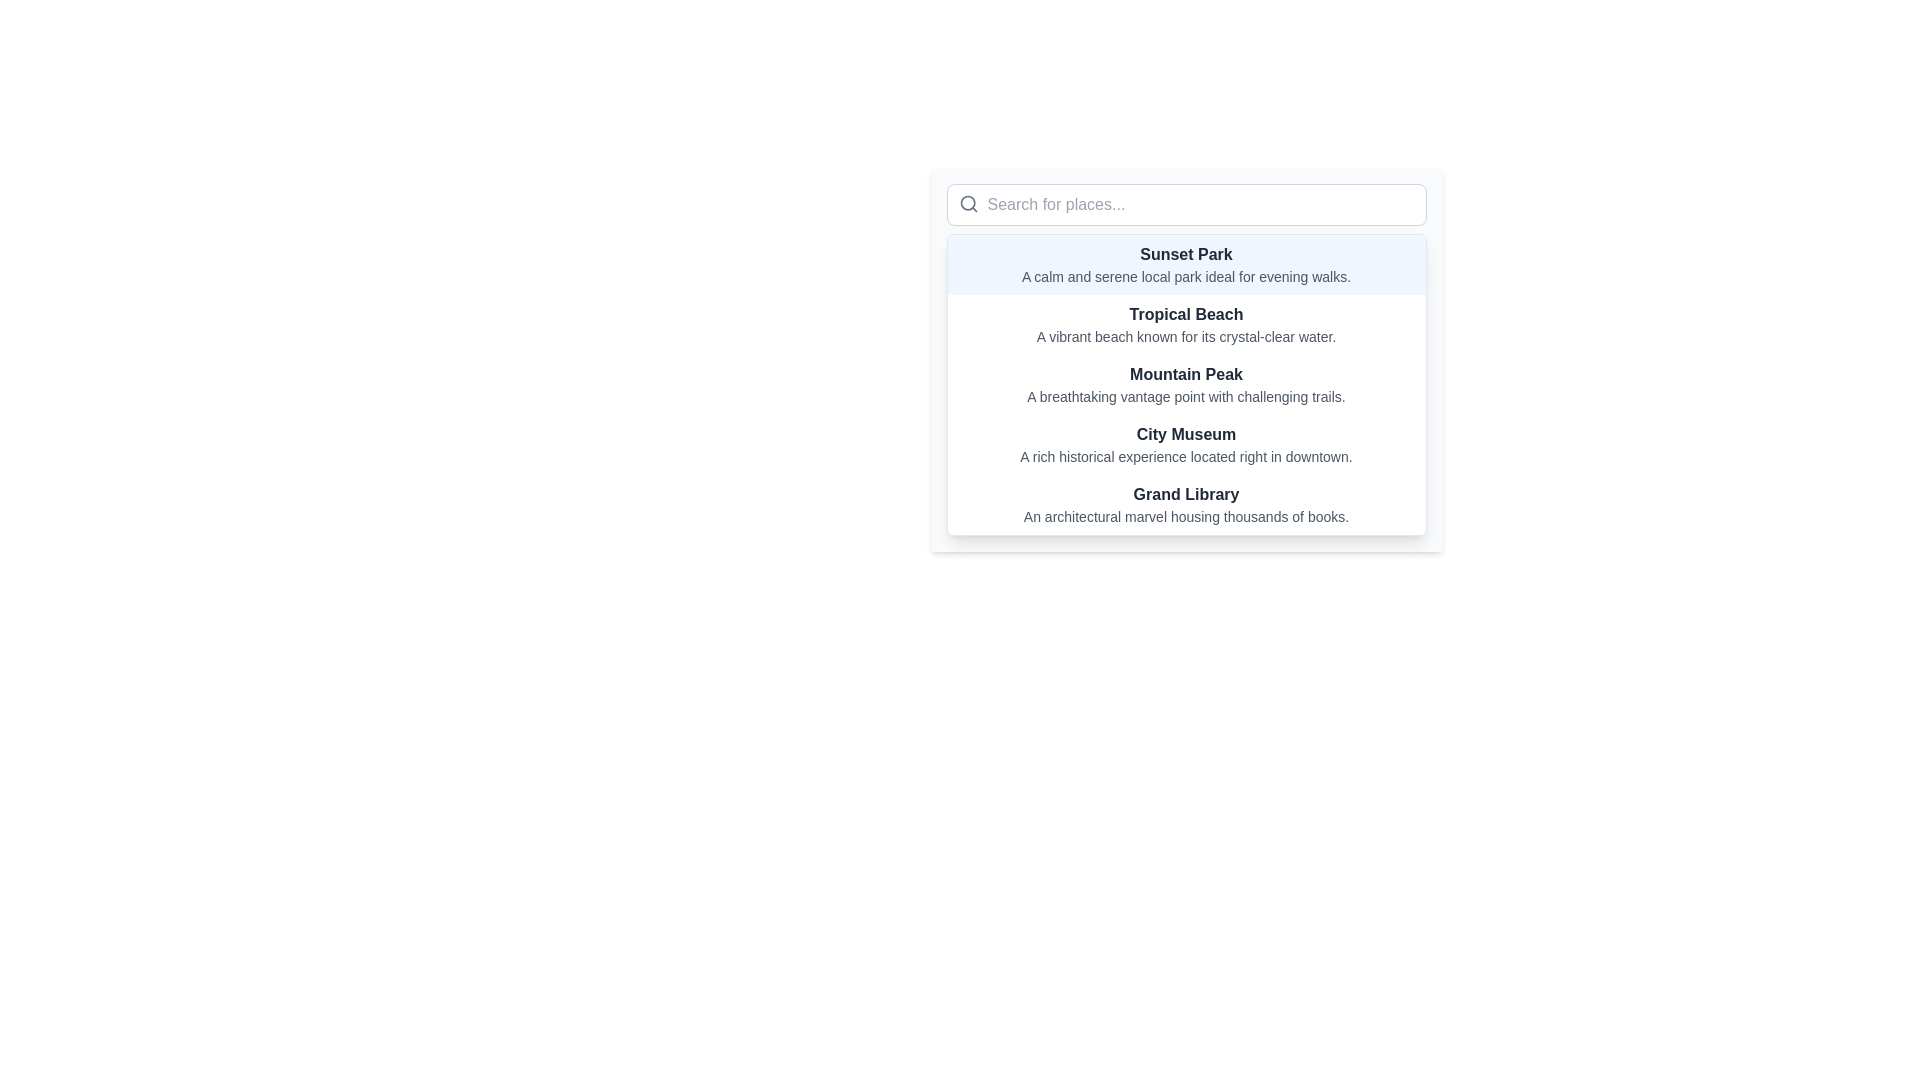 The image size is (1920, 1080). What do you see at coordinates (1186, 397) in the screenshot?
I see `the text block styled with a small gray font that reads 'A breathtaking vantage point with challenging trails,' located beneath the heading 'Mountain Peak.'` at bounding box center [1186, 397].